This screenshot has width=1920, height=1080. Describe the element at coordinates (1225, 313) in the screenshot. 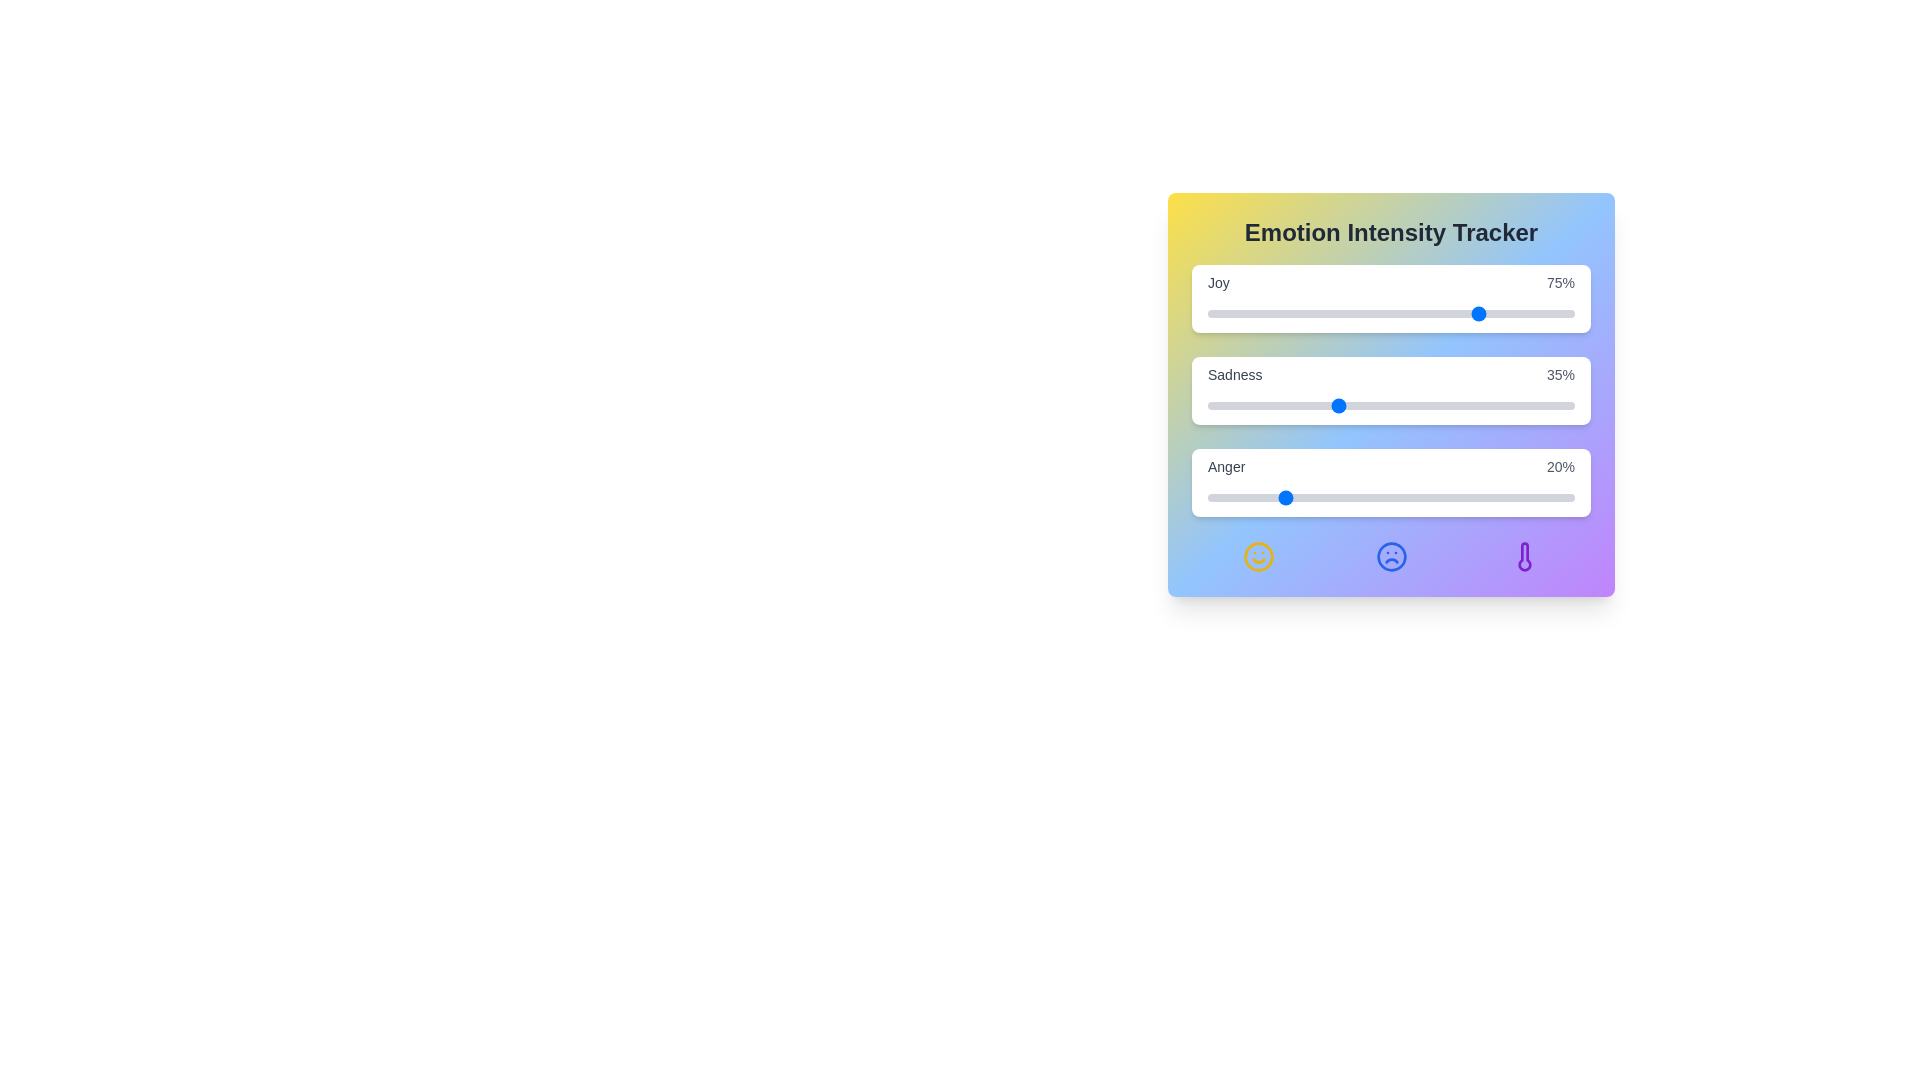

I see `the 'Joy' slider to set its intensity to 5%` at that location.